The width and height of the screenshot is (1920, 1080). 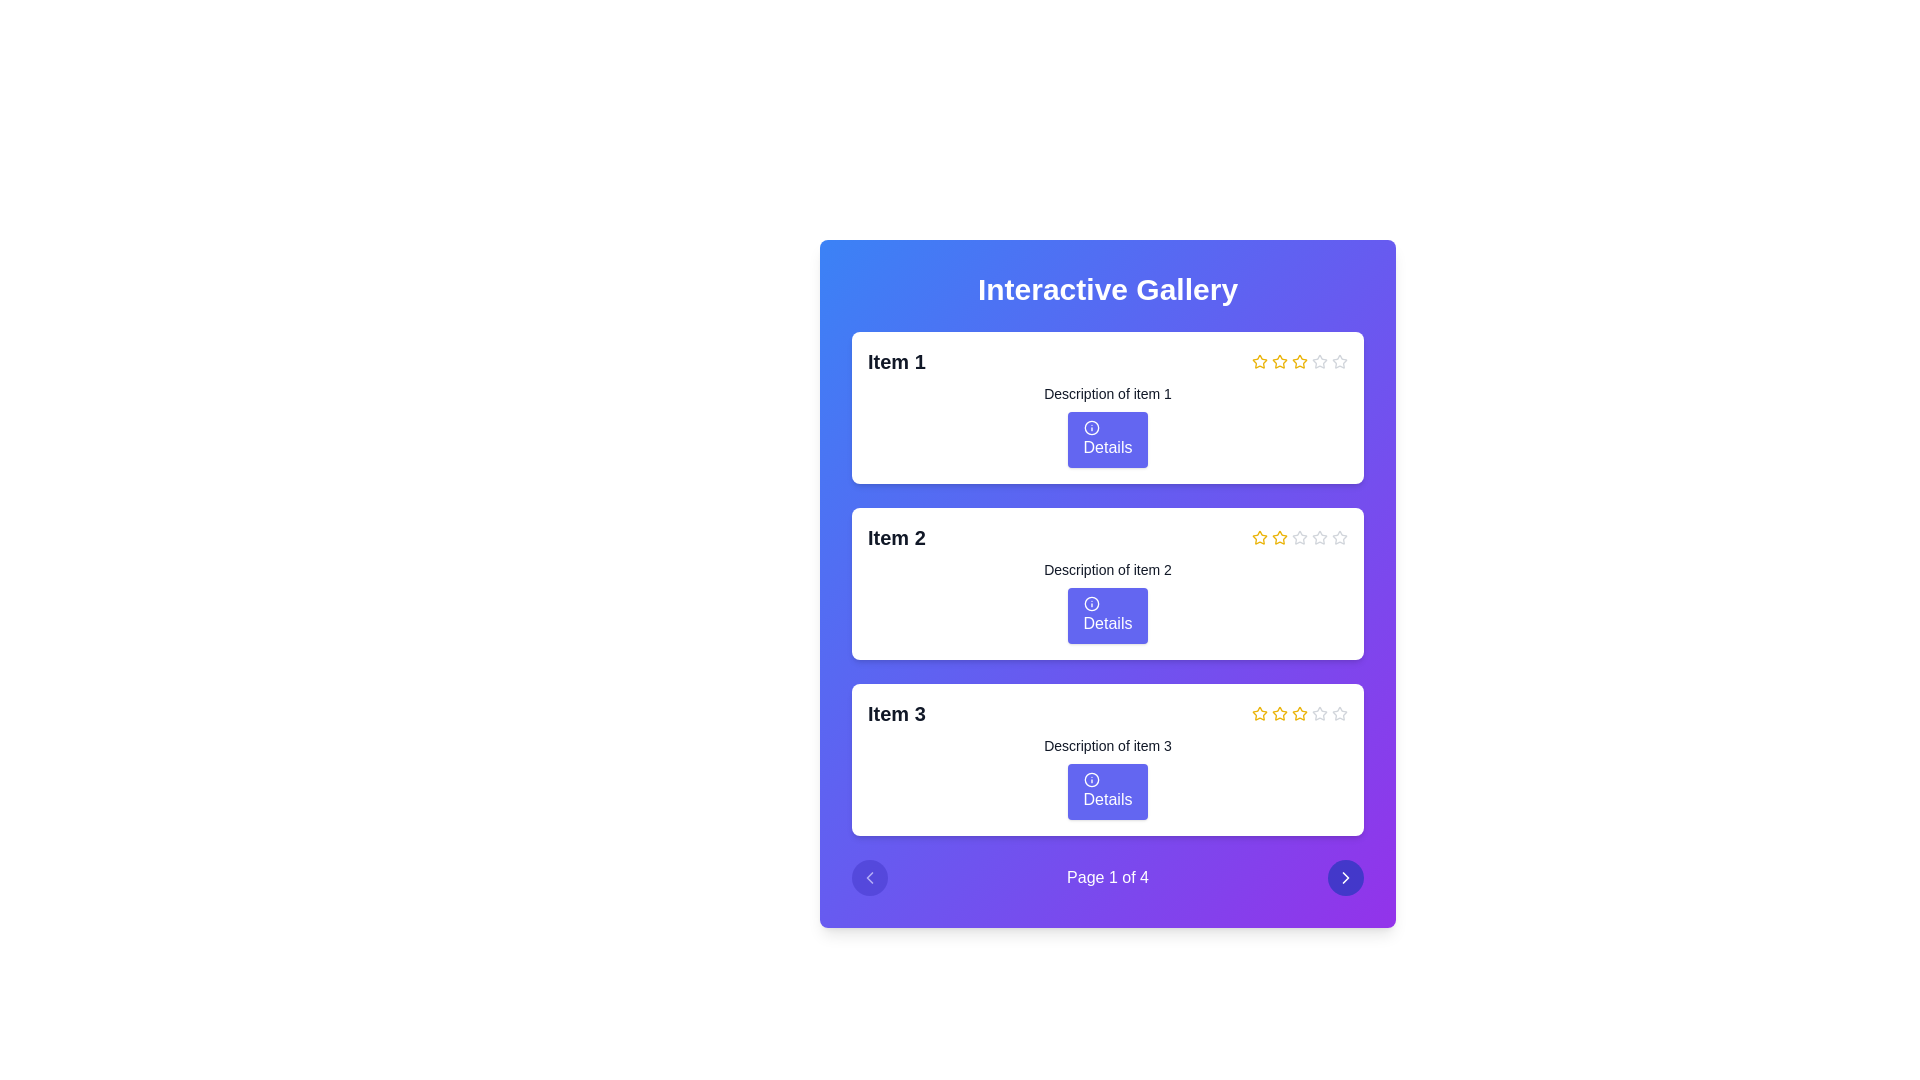 What do you see at coordinates (1280, 362) in the screenshot?
I see `the second star in the rating component of the first card labeled 'Item 1'` at bounding box center [1280, 362].